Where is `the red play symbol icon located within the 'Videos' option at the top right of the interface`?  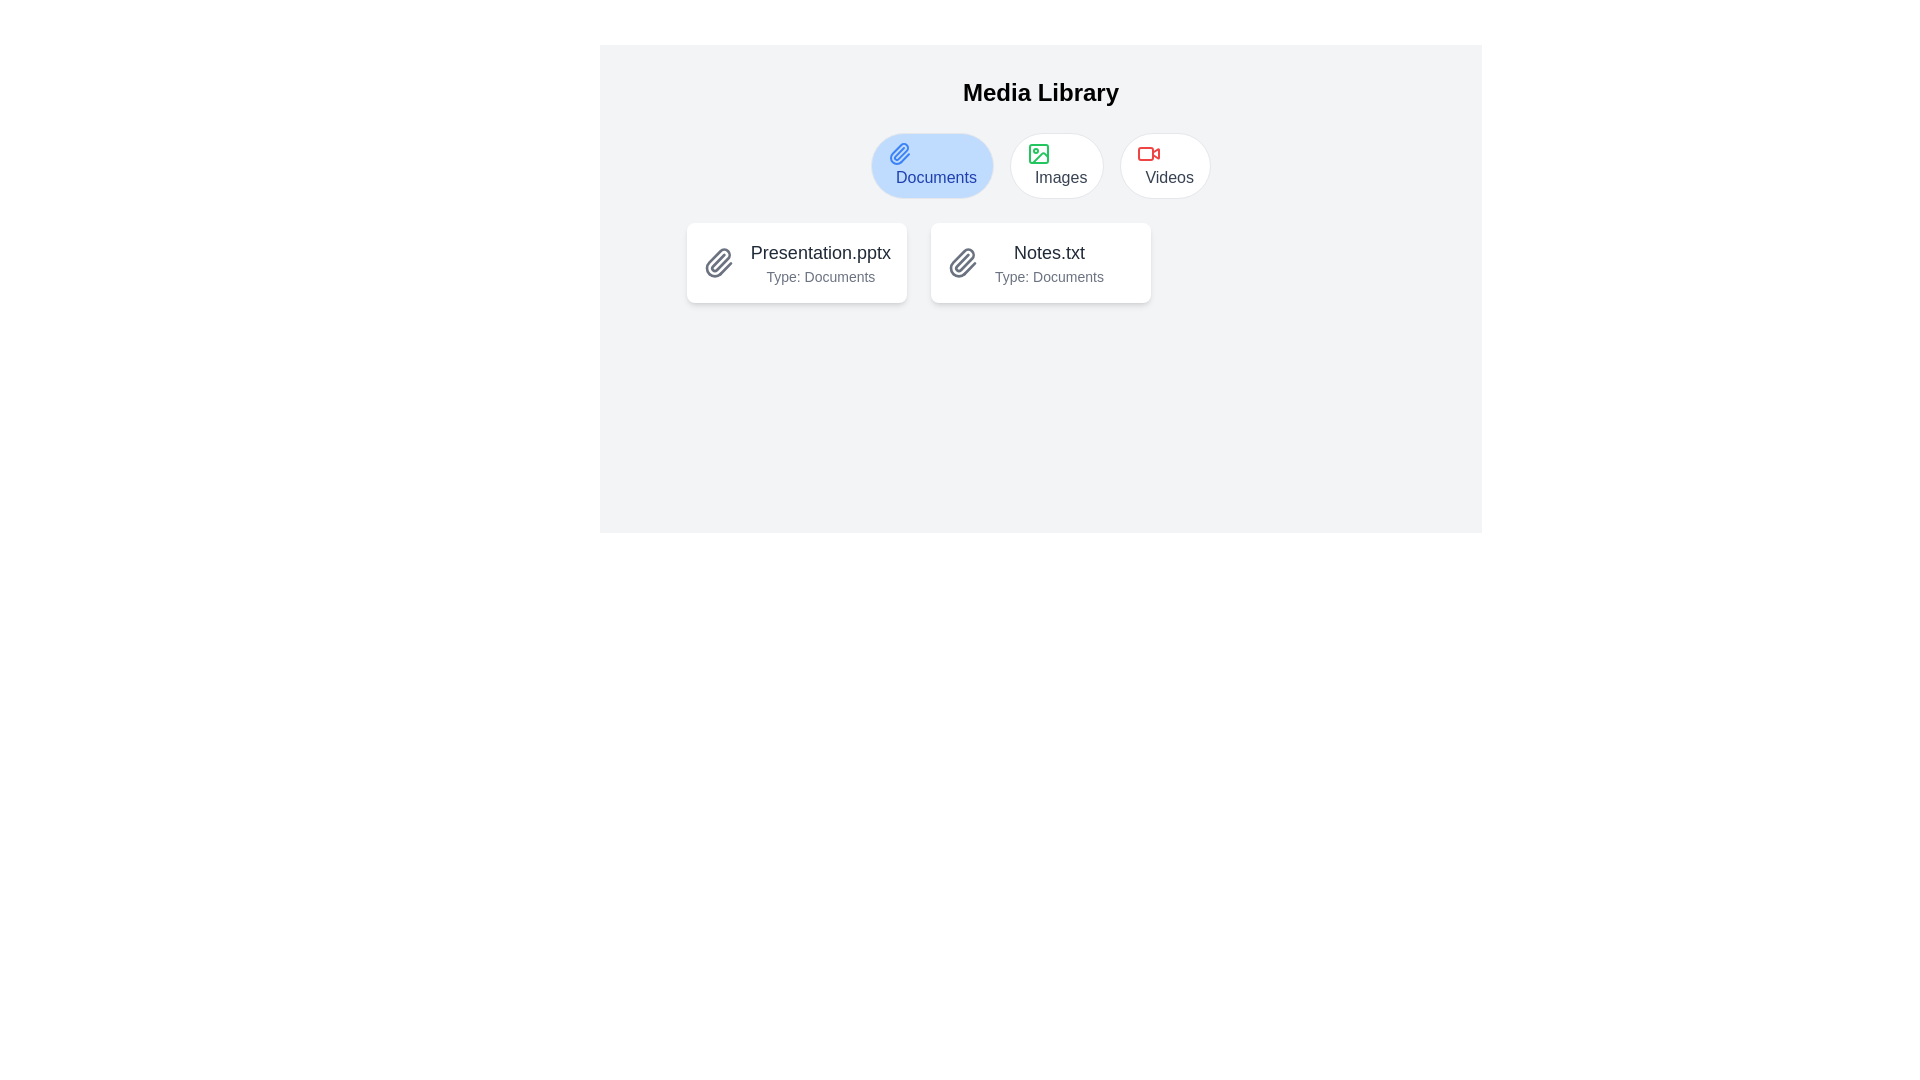 the red play symbol icon located within the 'Videos' option at the top right of the interface is located at coordinates (1156, 153).